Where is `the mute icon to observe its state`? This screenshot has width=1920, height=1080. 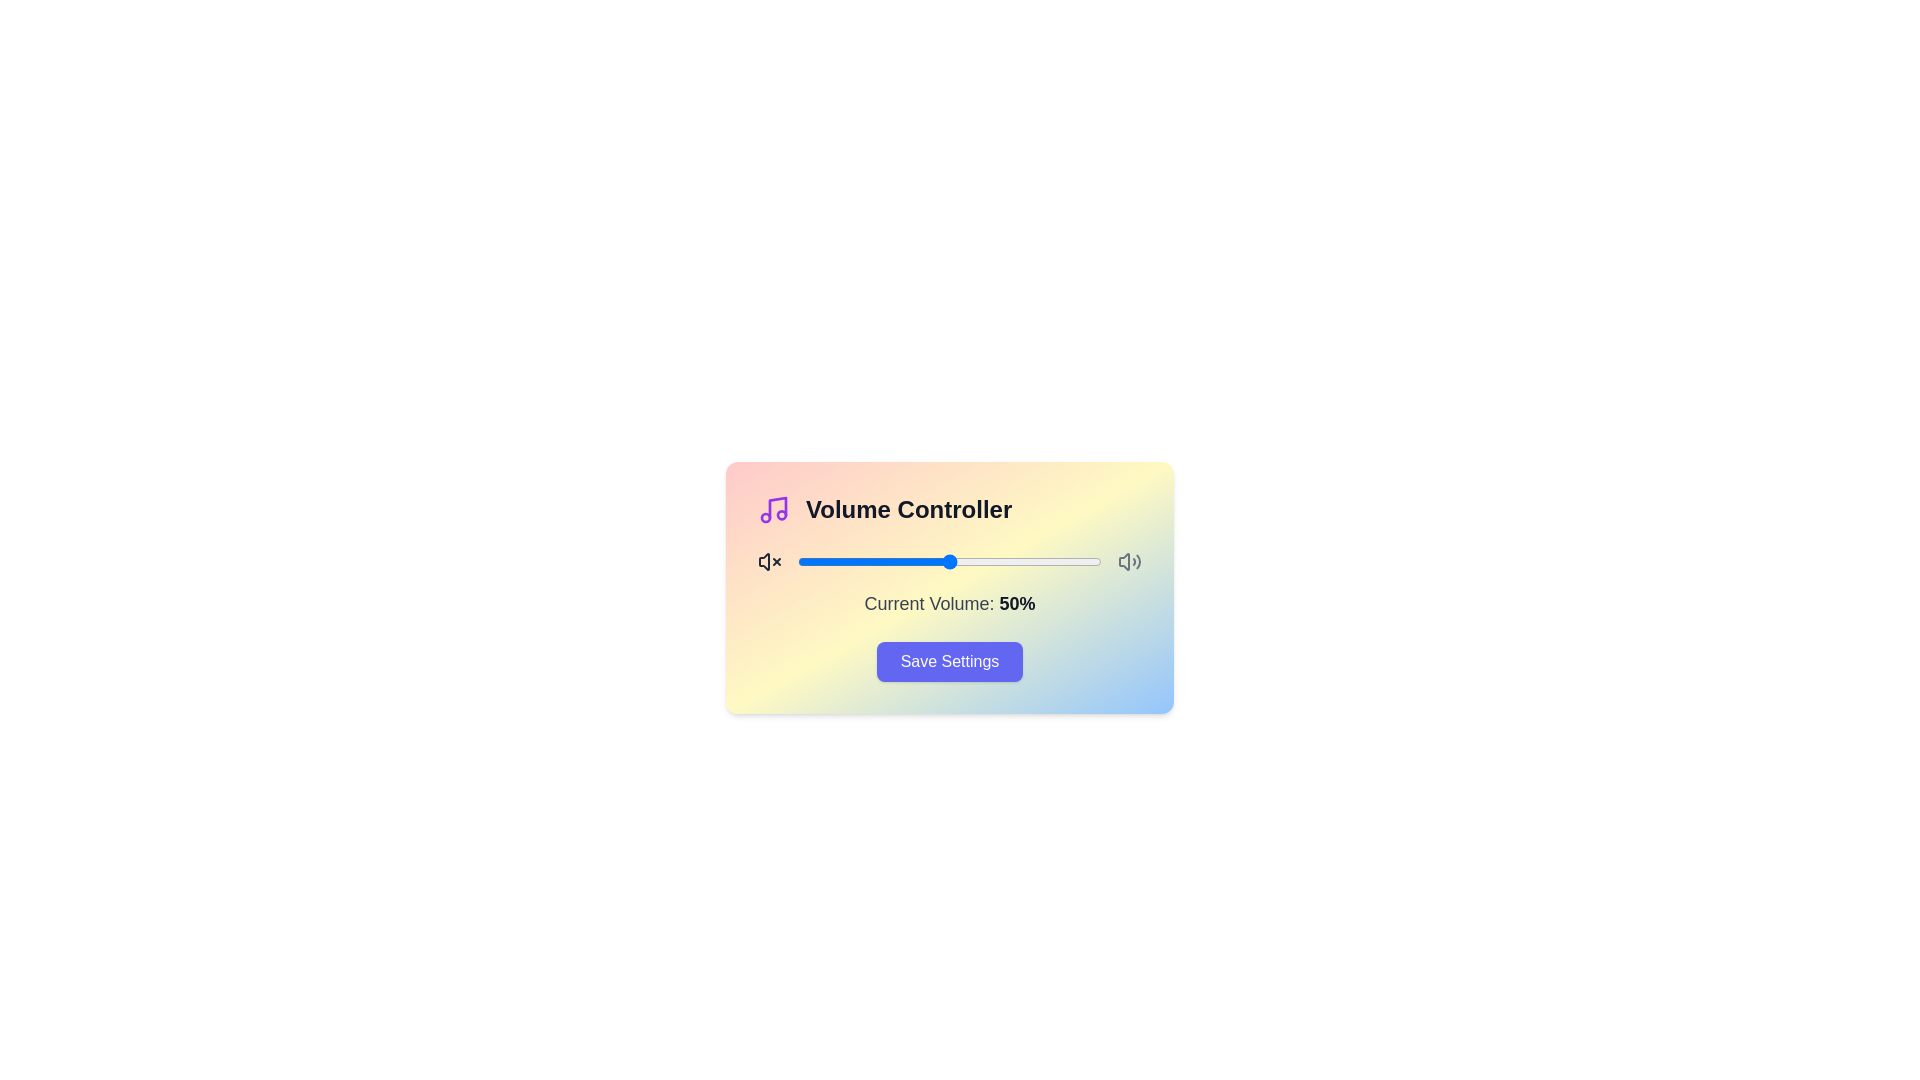
the mute icon to observe its state is located at coordinates (768, 562).